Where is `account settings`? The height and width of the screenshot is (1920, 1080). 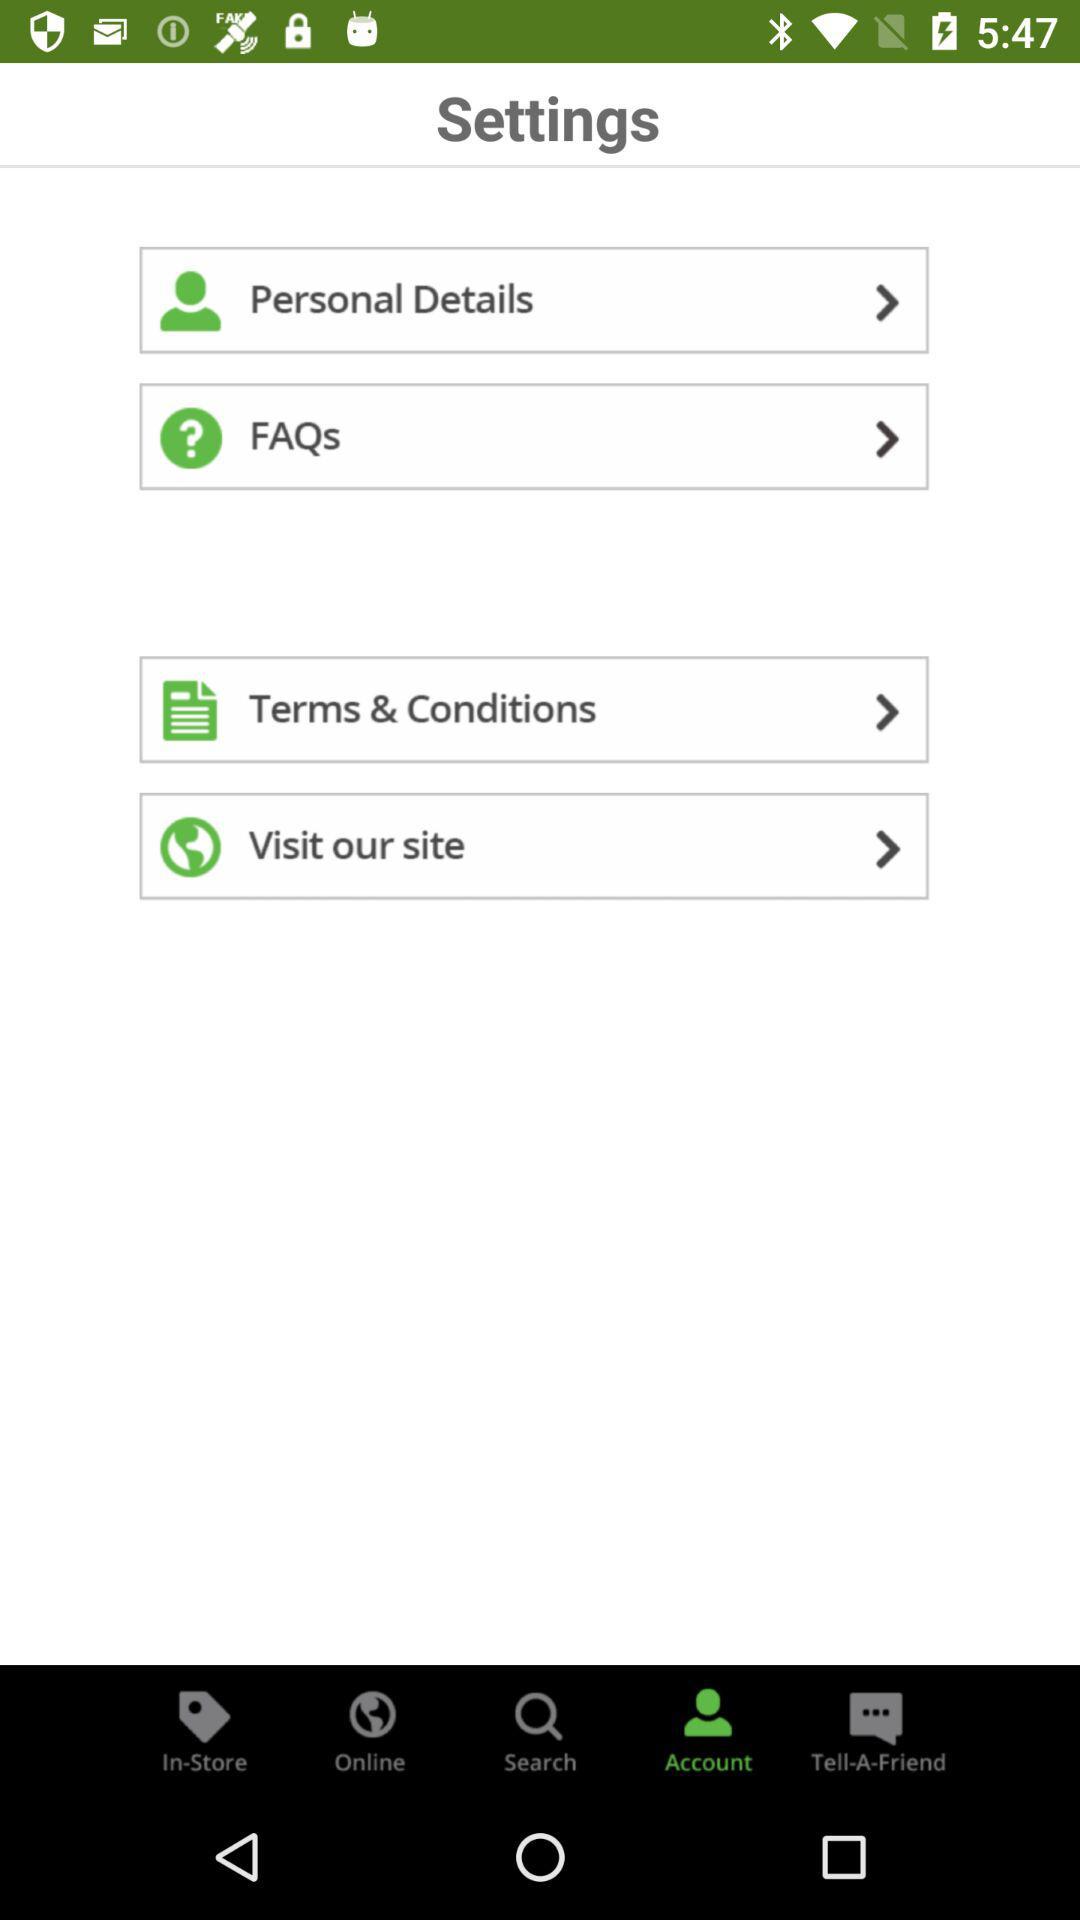
account settings is located at coordinates (707, 1728).